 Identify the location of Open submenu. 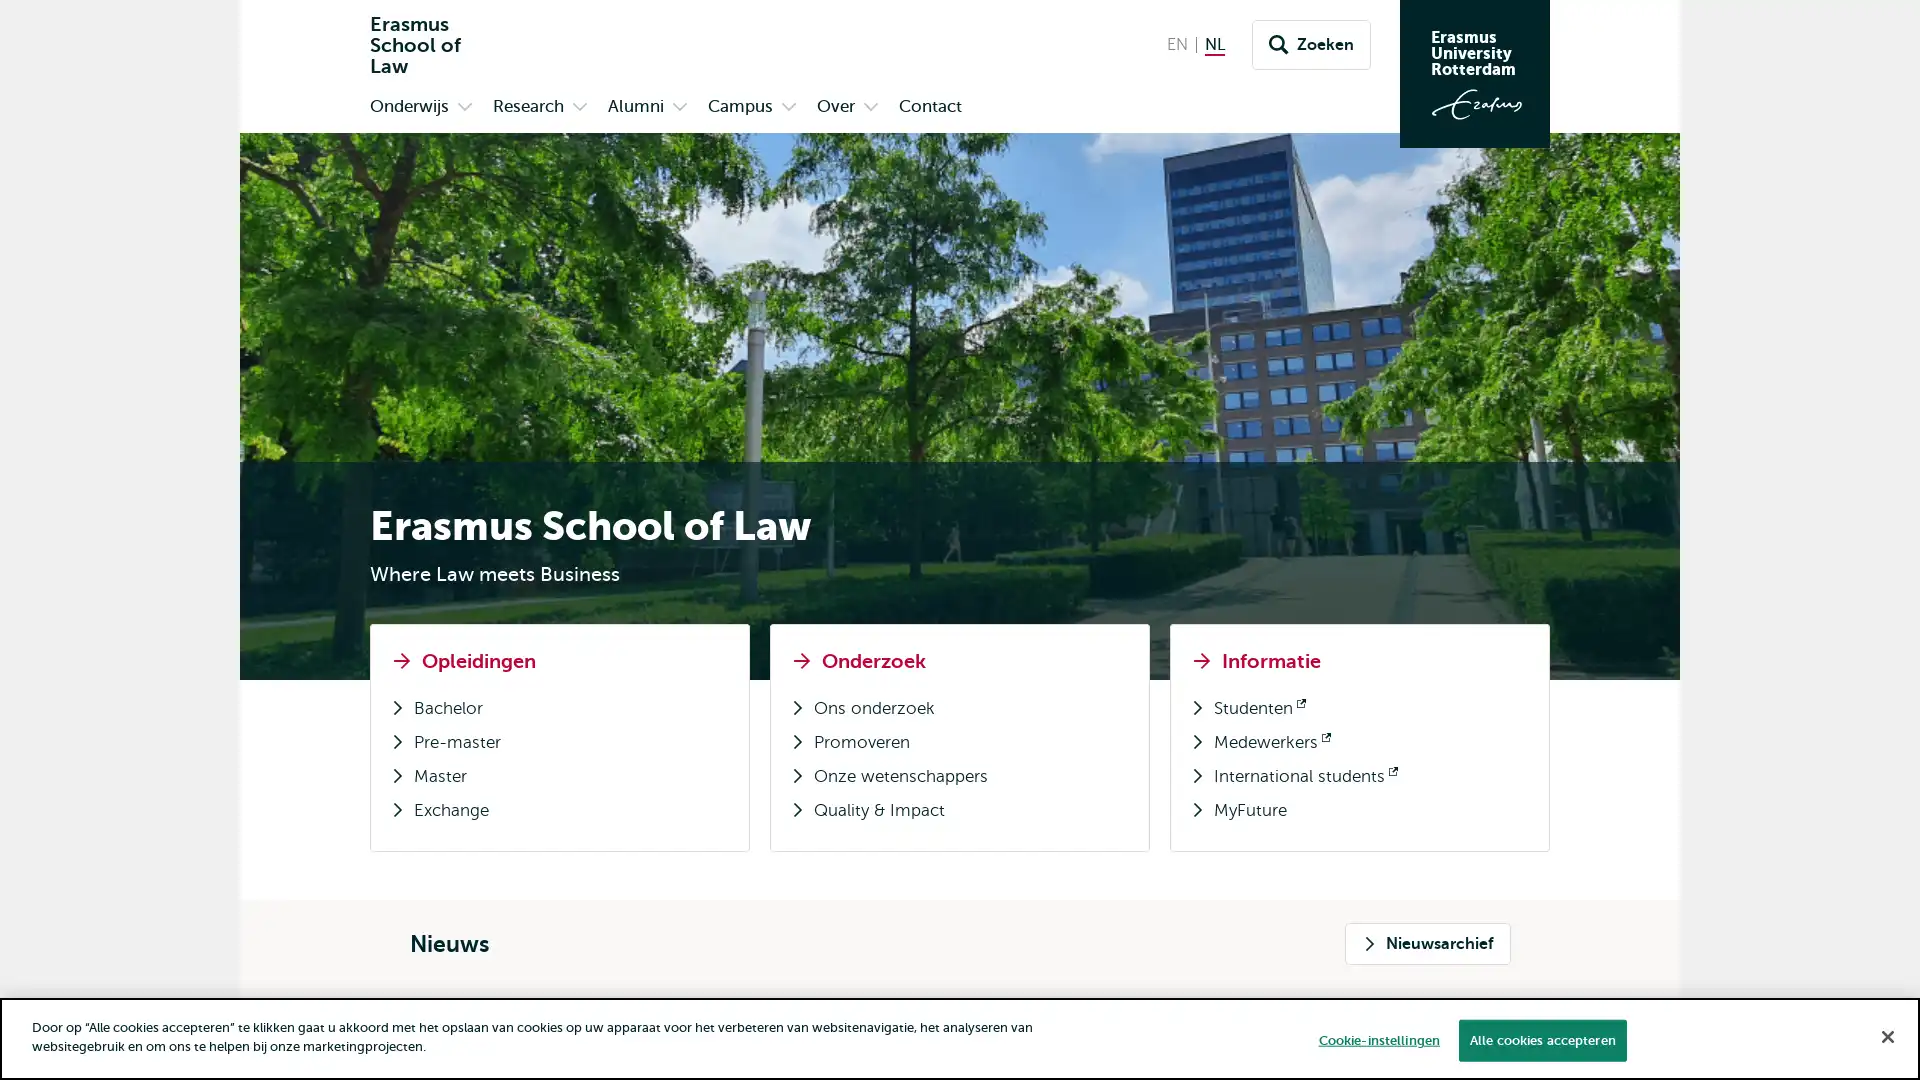
(680, 108).